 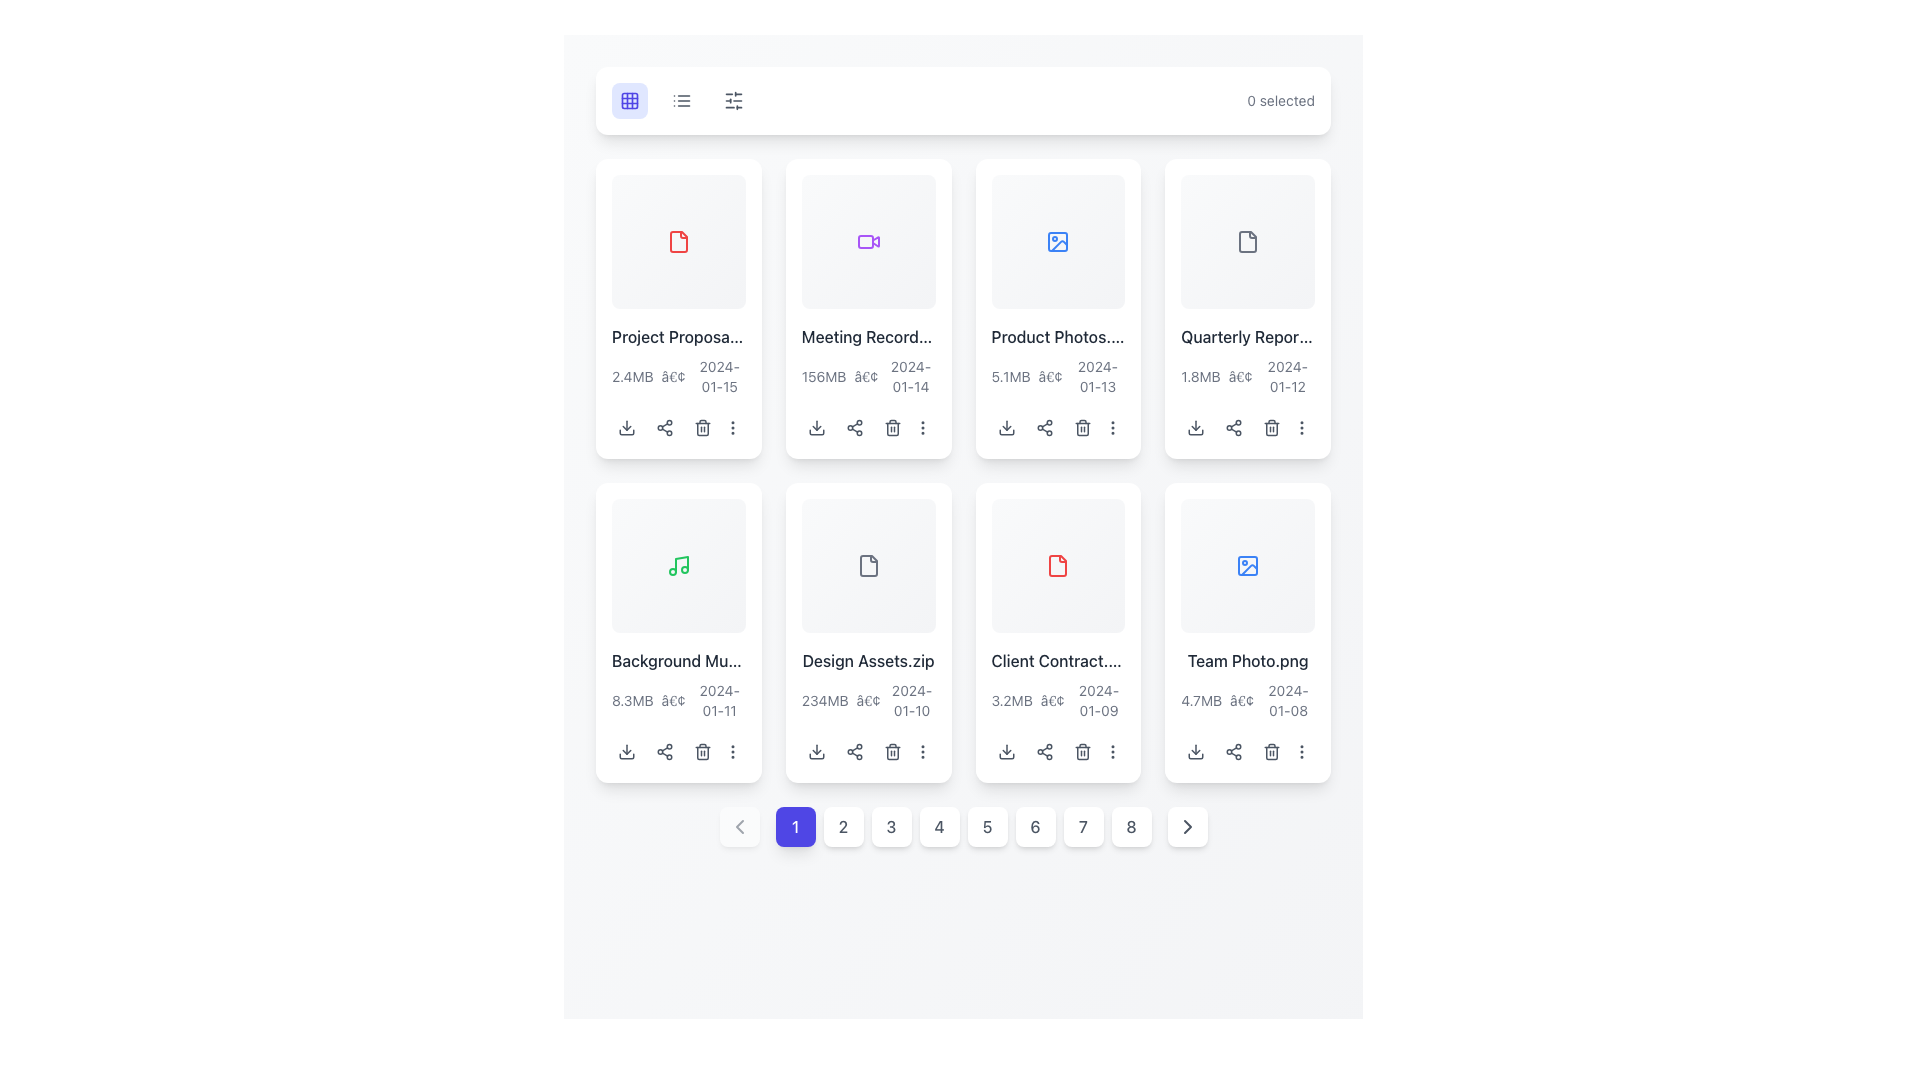 What do you see at coordinates (868, 240) in the screenshot?
I see `the video icon with a purple outline of a video camera, located within the top section of the 'Meeting Recording.mp4' card` at bounding box center [868, 240].